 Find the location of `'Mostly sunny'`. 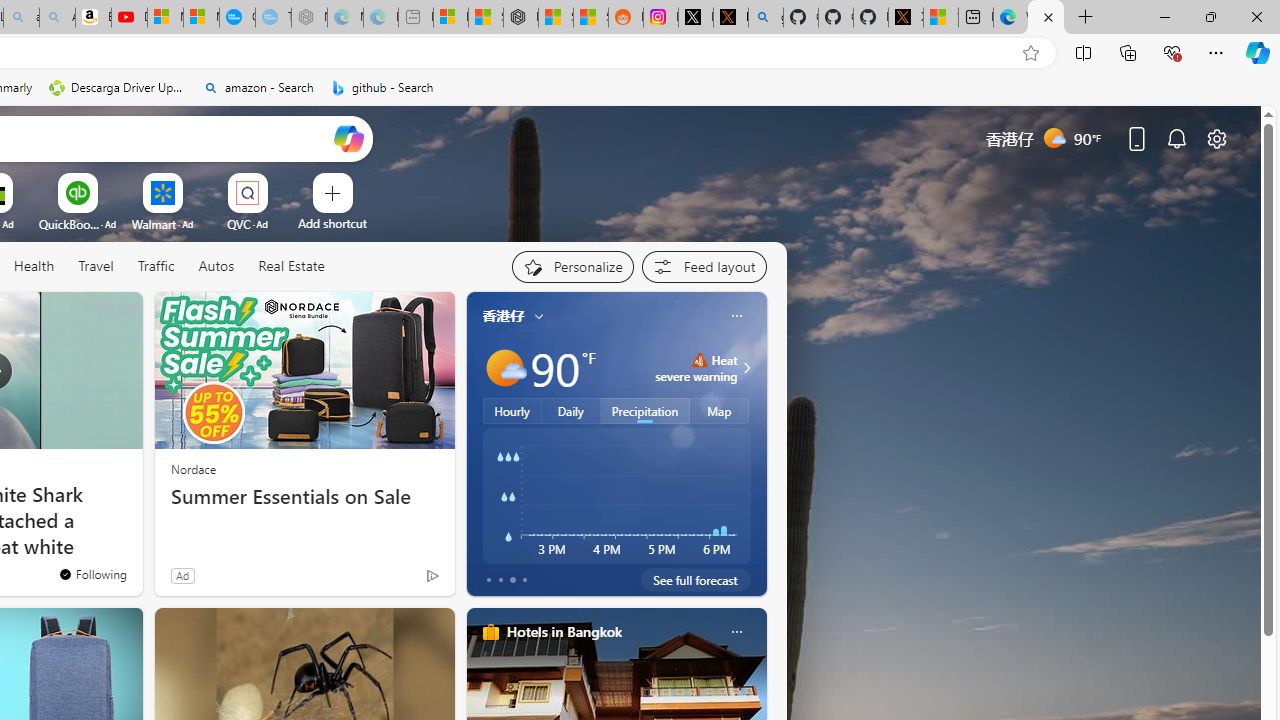

'Mostly sunny' is located at coordinates (504, 368).